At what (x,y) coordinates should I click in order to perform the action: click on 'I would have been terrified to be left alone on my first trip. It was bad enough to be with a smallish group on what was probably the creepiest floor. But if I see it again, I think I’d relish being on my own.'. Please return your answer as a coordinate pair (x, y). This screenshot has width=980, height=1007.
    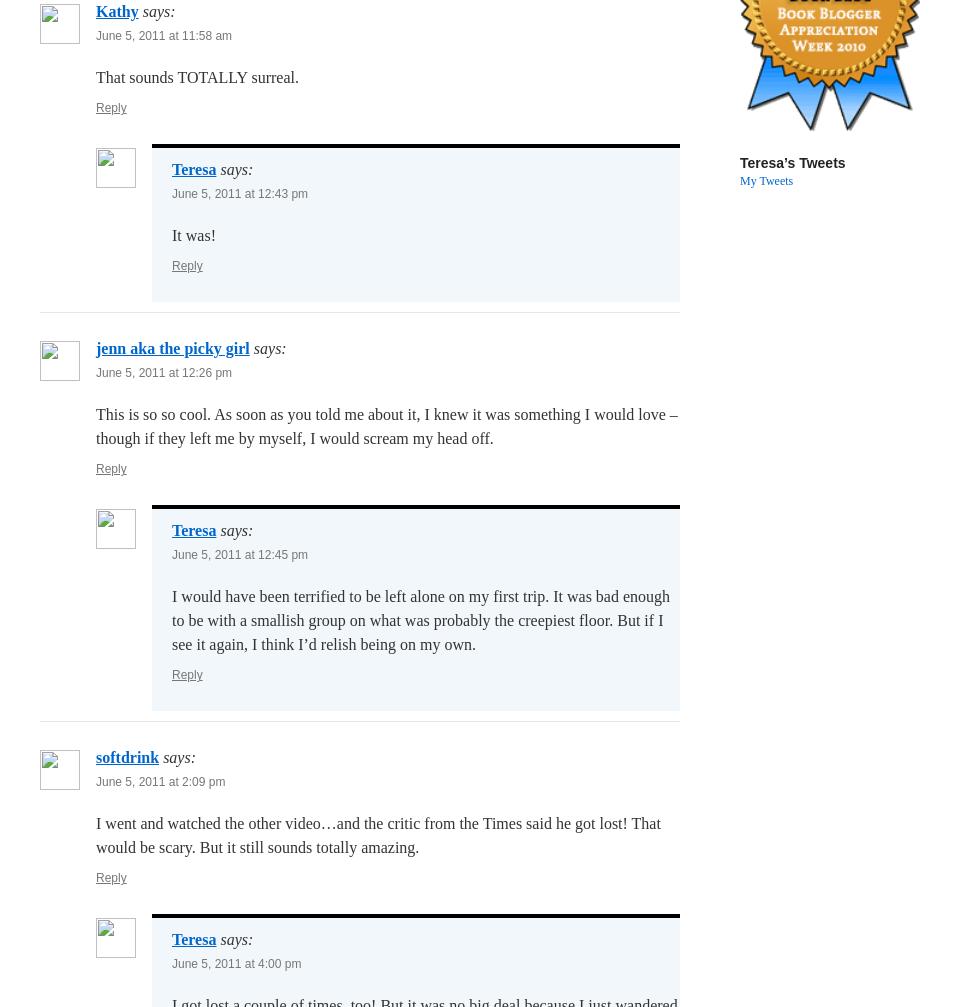
    Looking at the image, I should click on (421, 619).